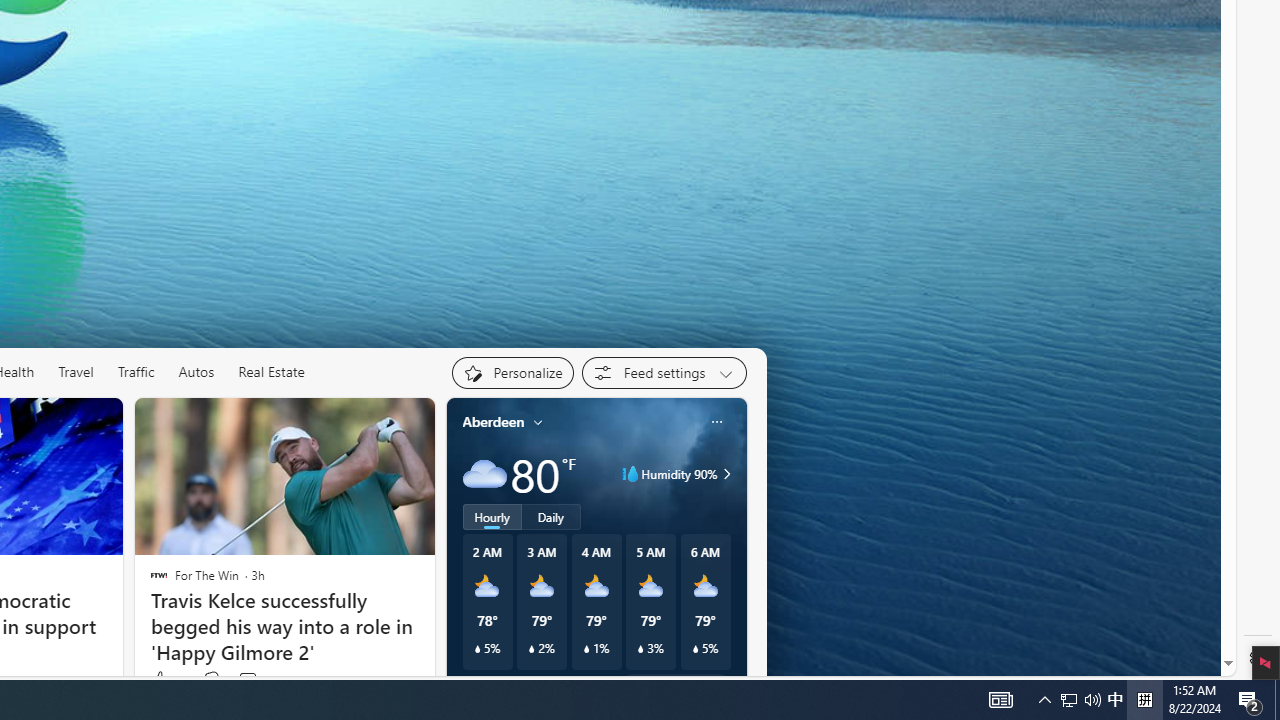 This screenshot has width=1280, height=720. Describe the element at coordinates (484, 474) in the screenshot. I see `'Cloudy'` at that location.